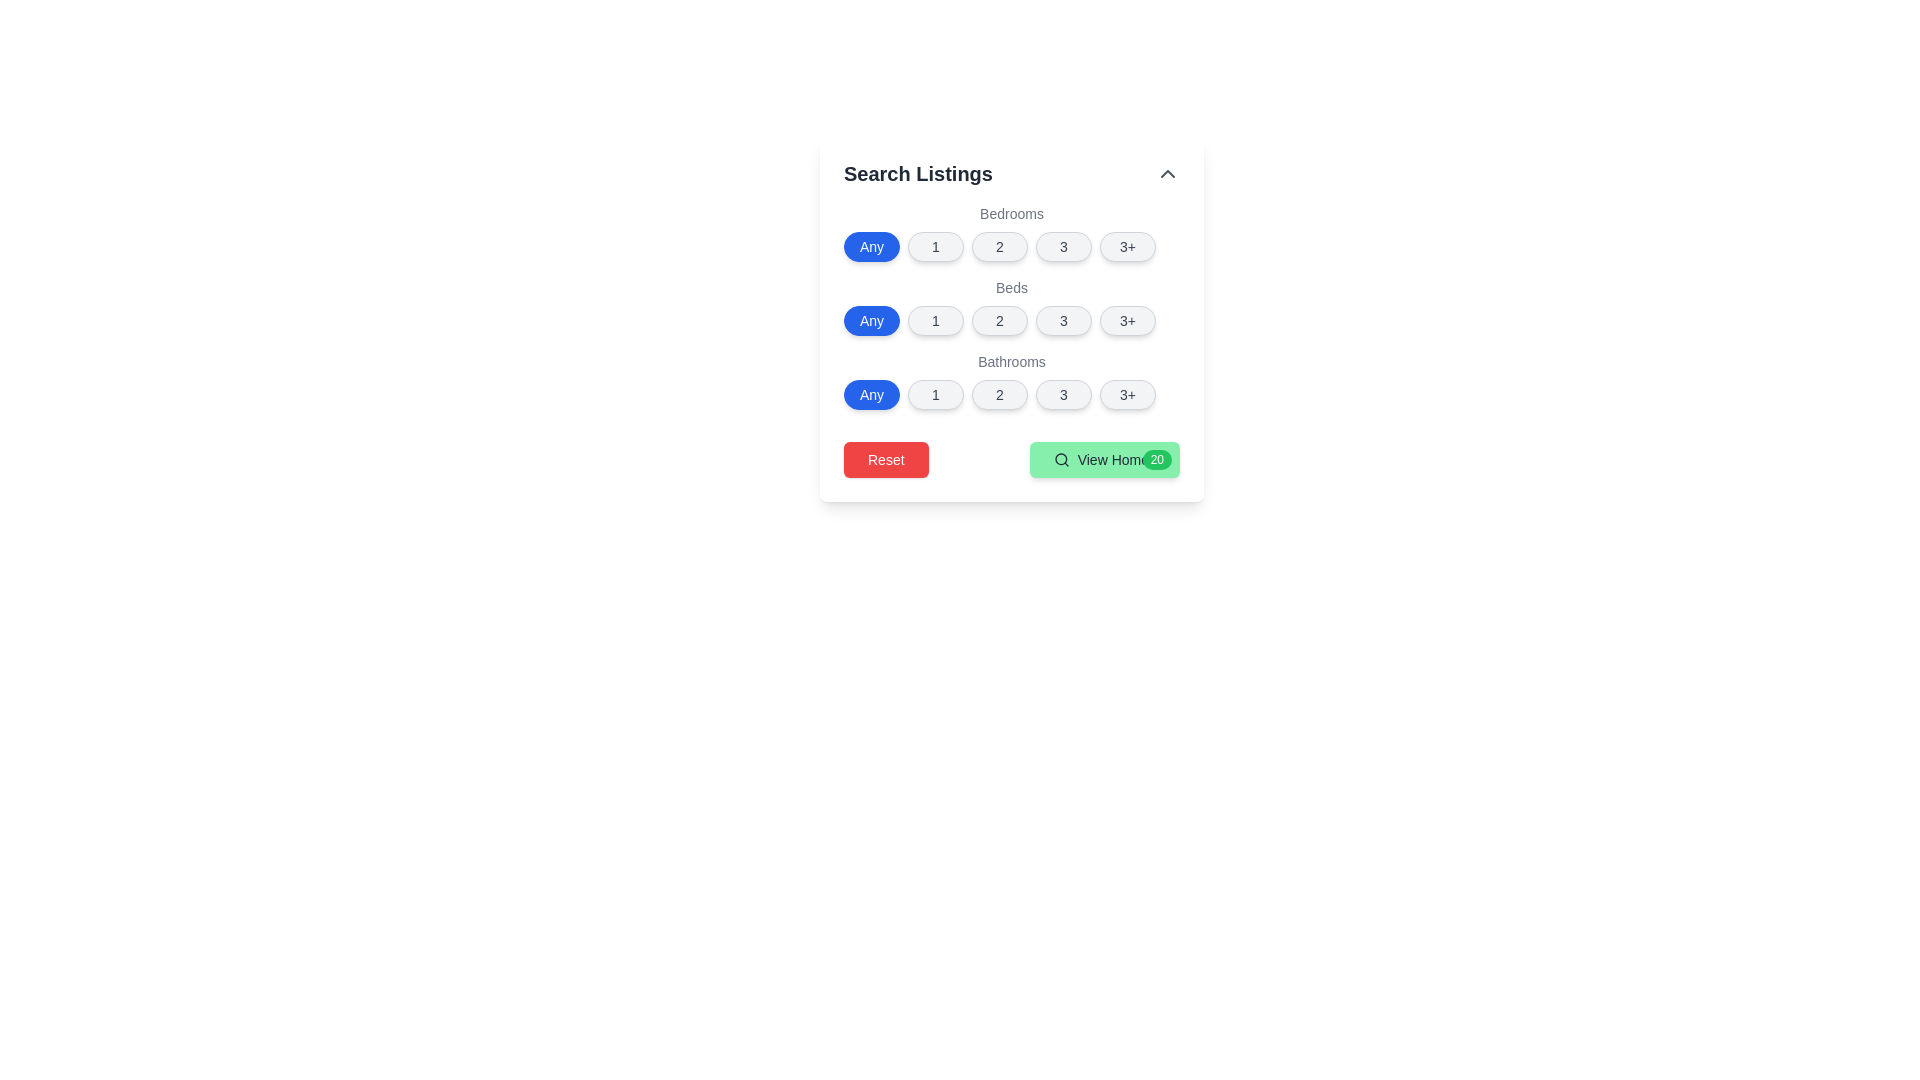  Describe the element at coordinates (1128, 319) in the screenshot. I see `the button labeled '3+' which has a rounded rectangle shape, light gray background, and dark gray text, located in the Beds section of the interface` at that location.